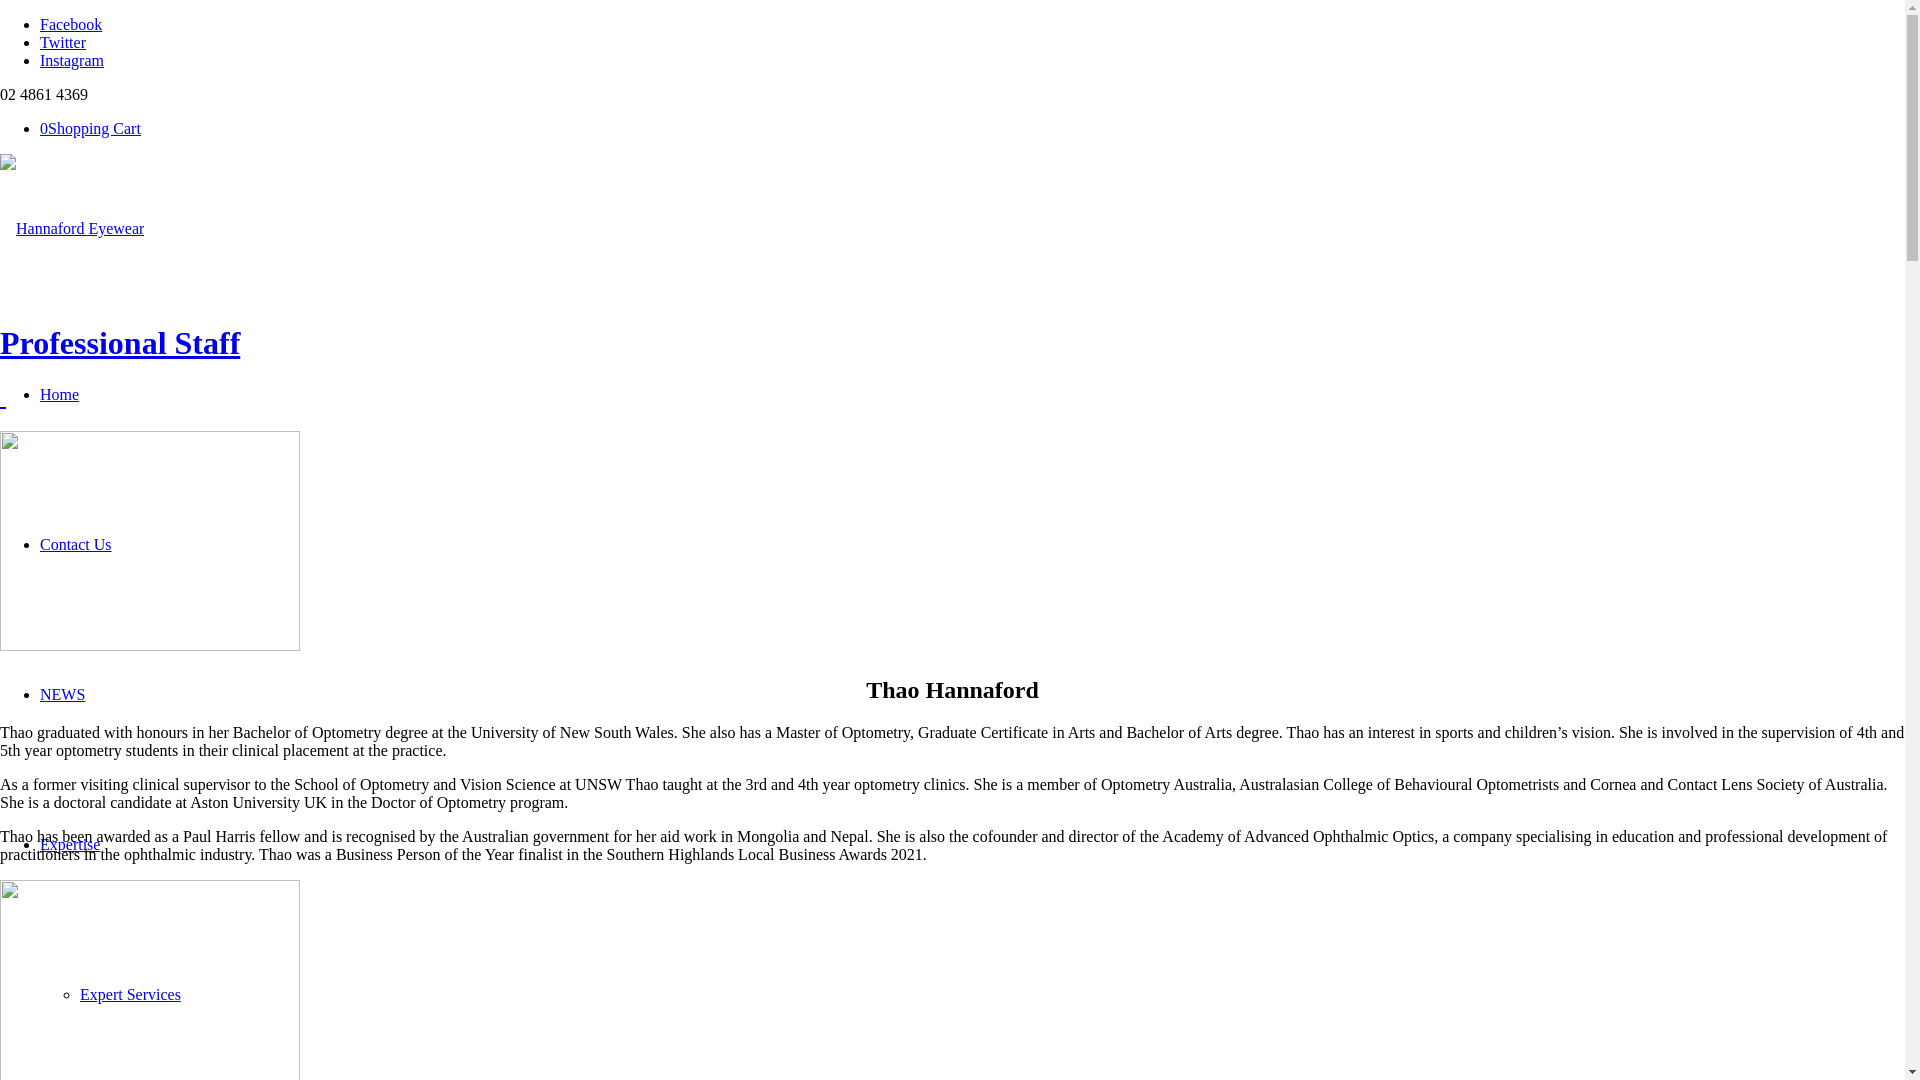 This screenshot has height=1080, width=1920. Describe the element at coordinates (71, 24) in the screenshot. I see `'Facebook'` at that location.